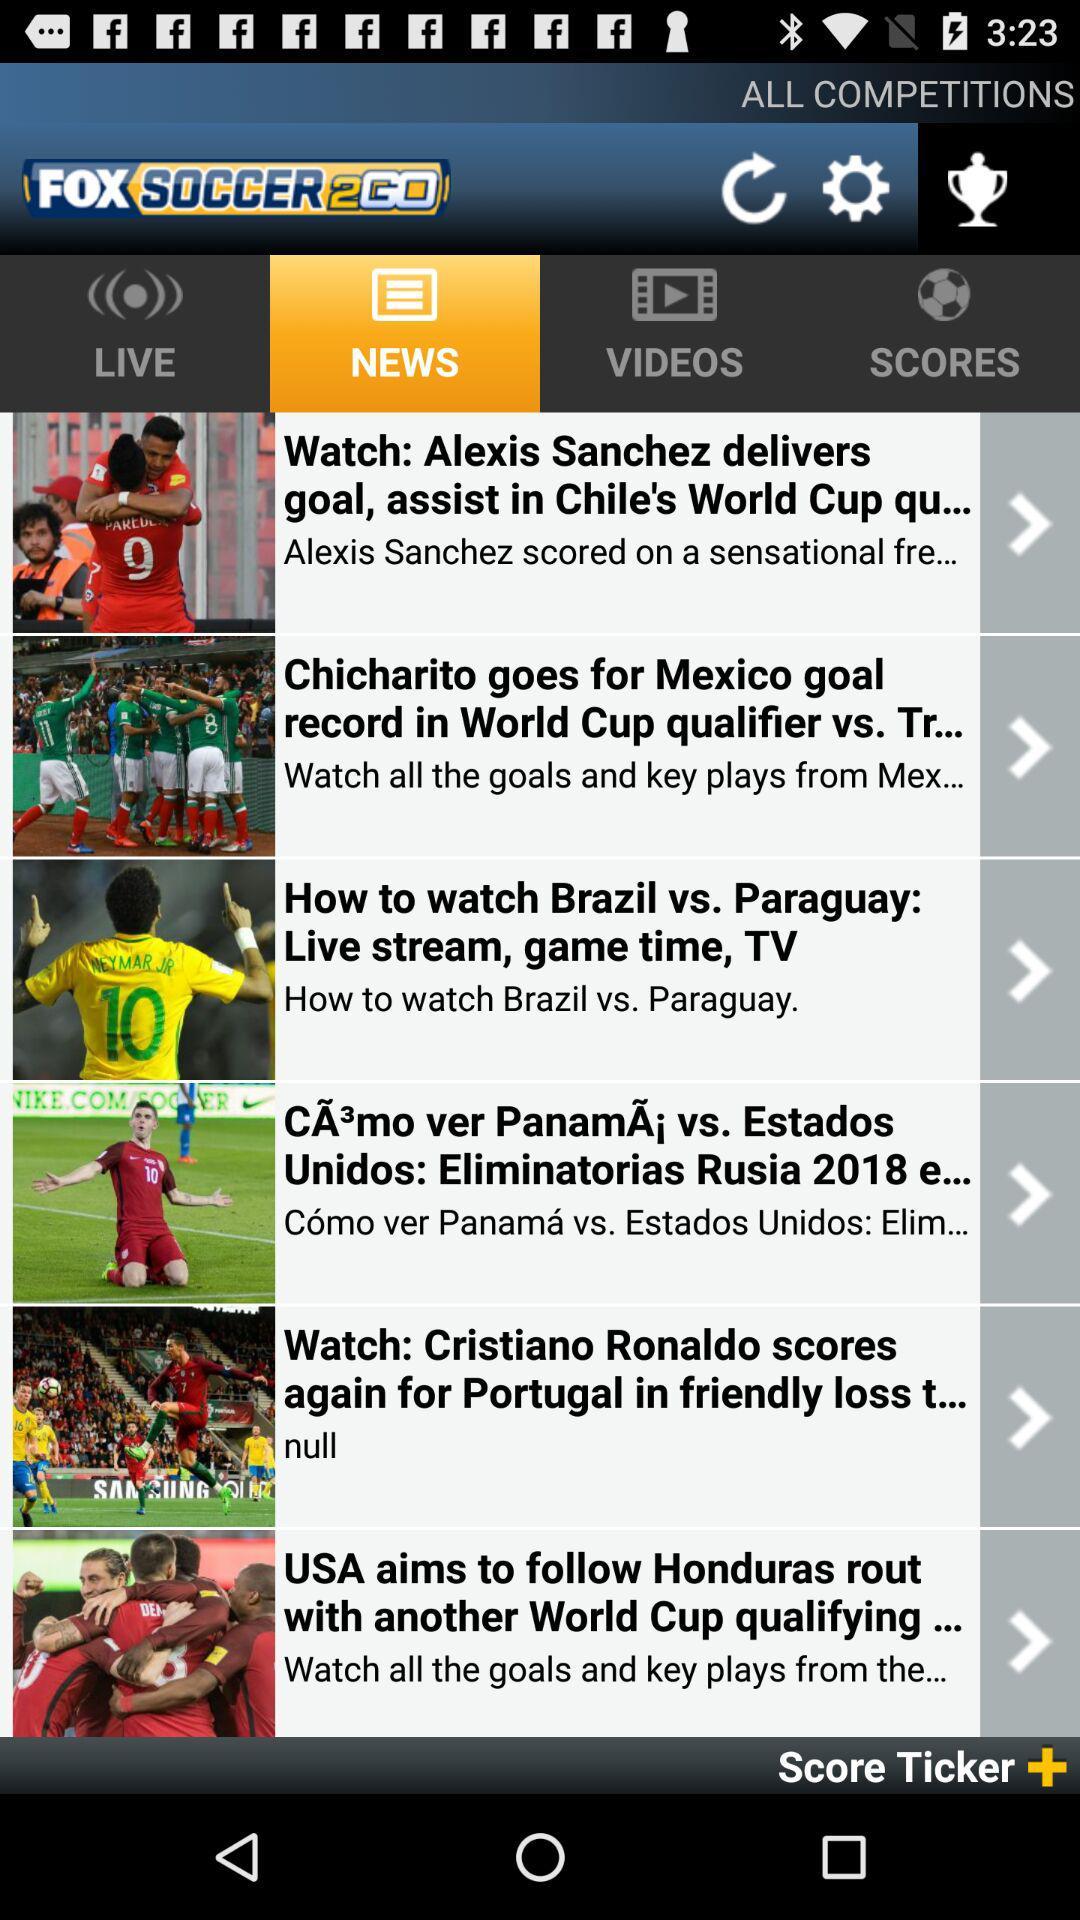 This screenshot has width=1080, height=1920. Describe the element at coordinates (626, 1590) in the screenshot. I see `usa aims to item` at that location.